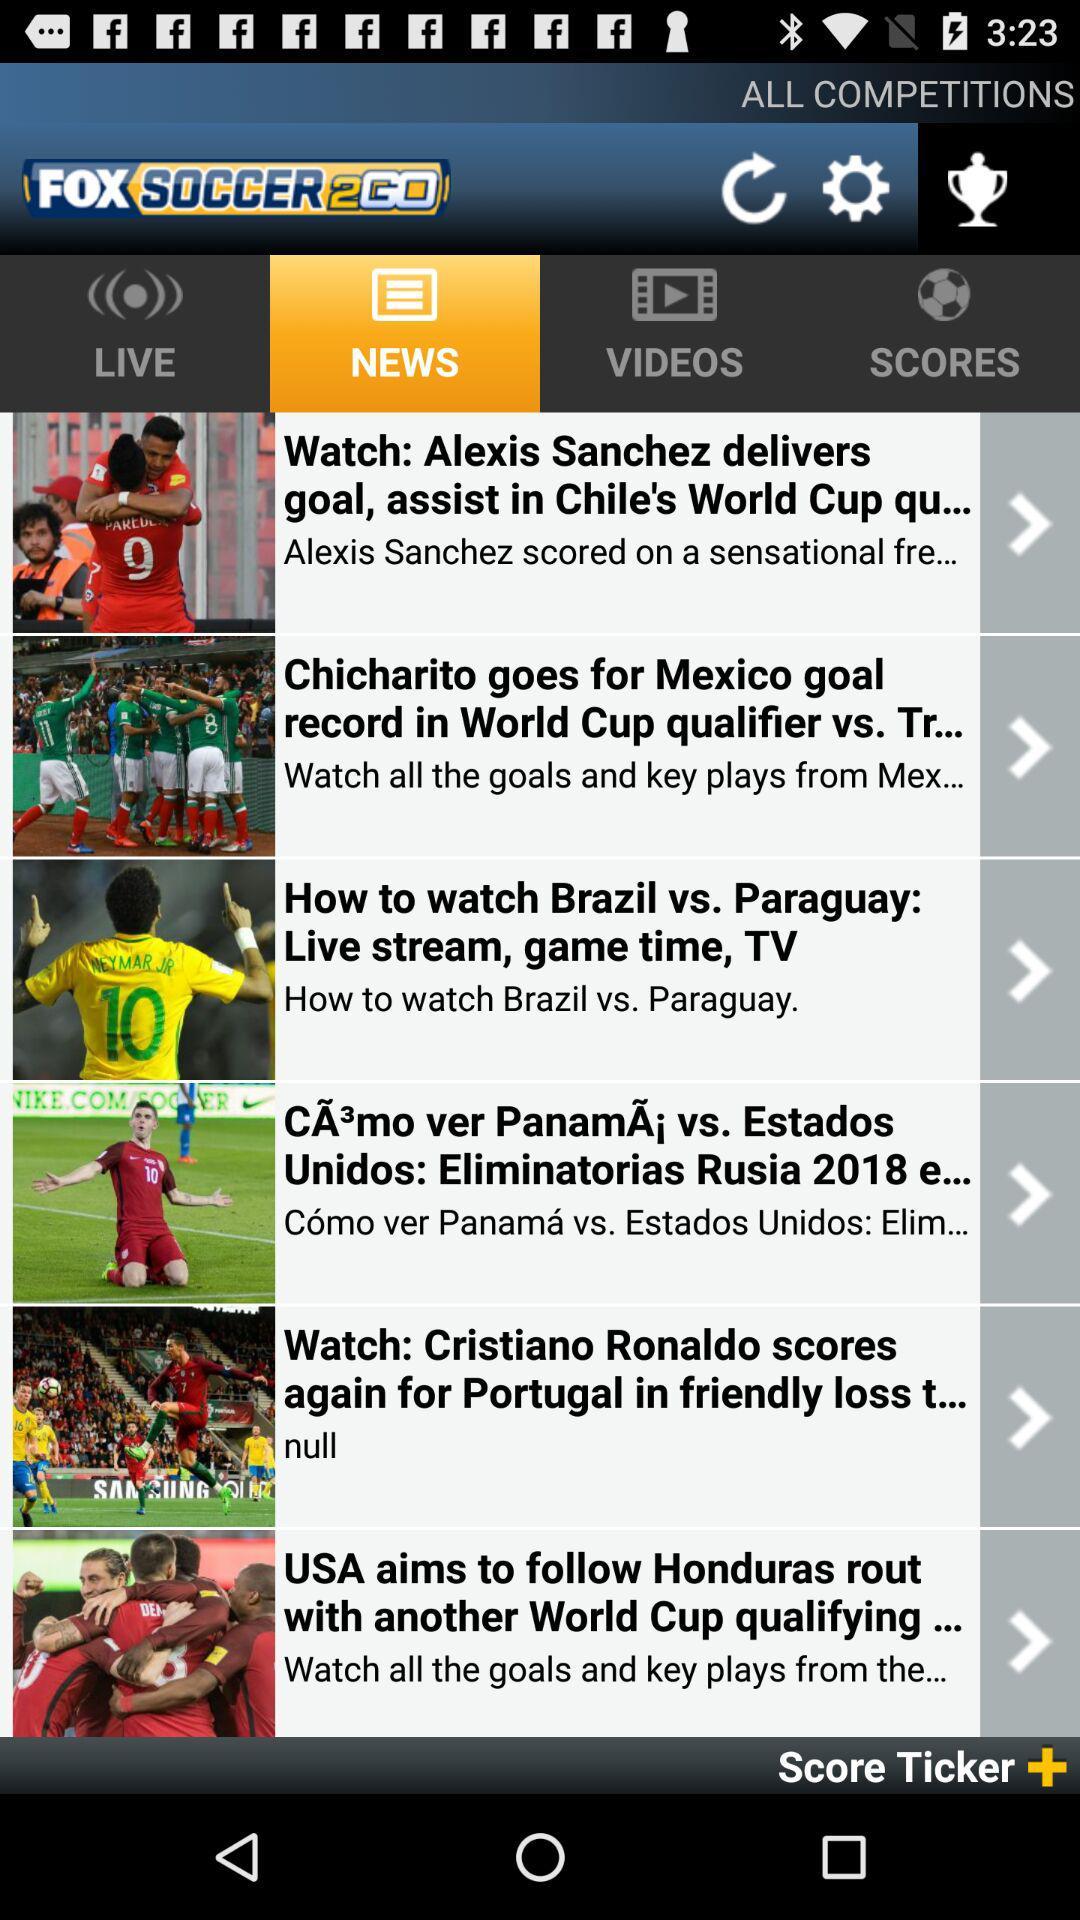 This screenshot has width=1080, height=1920. Describe the element at coordinates (626, 1590) in the screenshot. I see `usa aims to item` at that location.